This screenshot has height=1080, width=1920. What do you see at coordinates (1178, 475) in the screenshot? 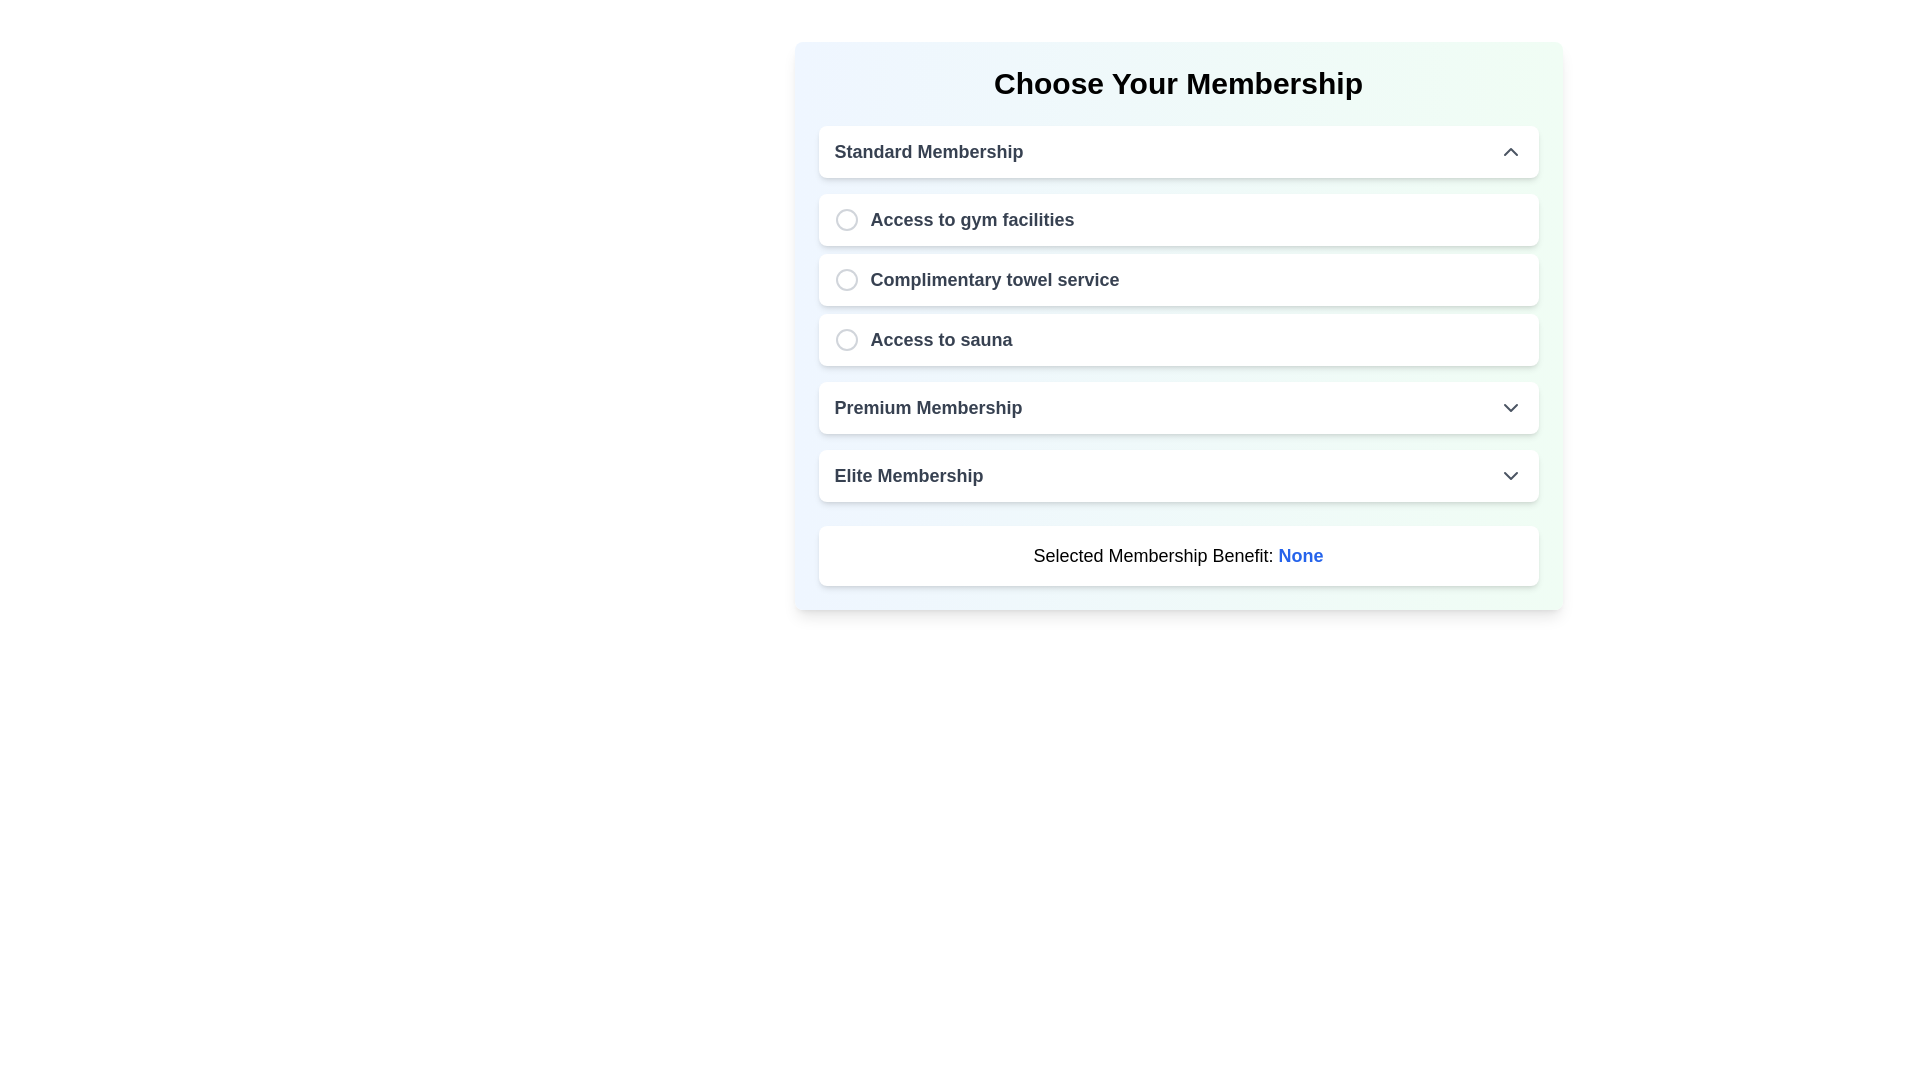
I see `the 'Elite Membership' button, which is the last selectable item` at bounding box center [1178, 475].